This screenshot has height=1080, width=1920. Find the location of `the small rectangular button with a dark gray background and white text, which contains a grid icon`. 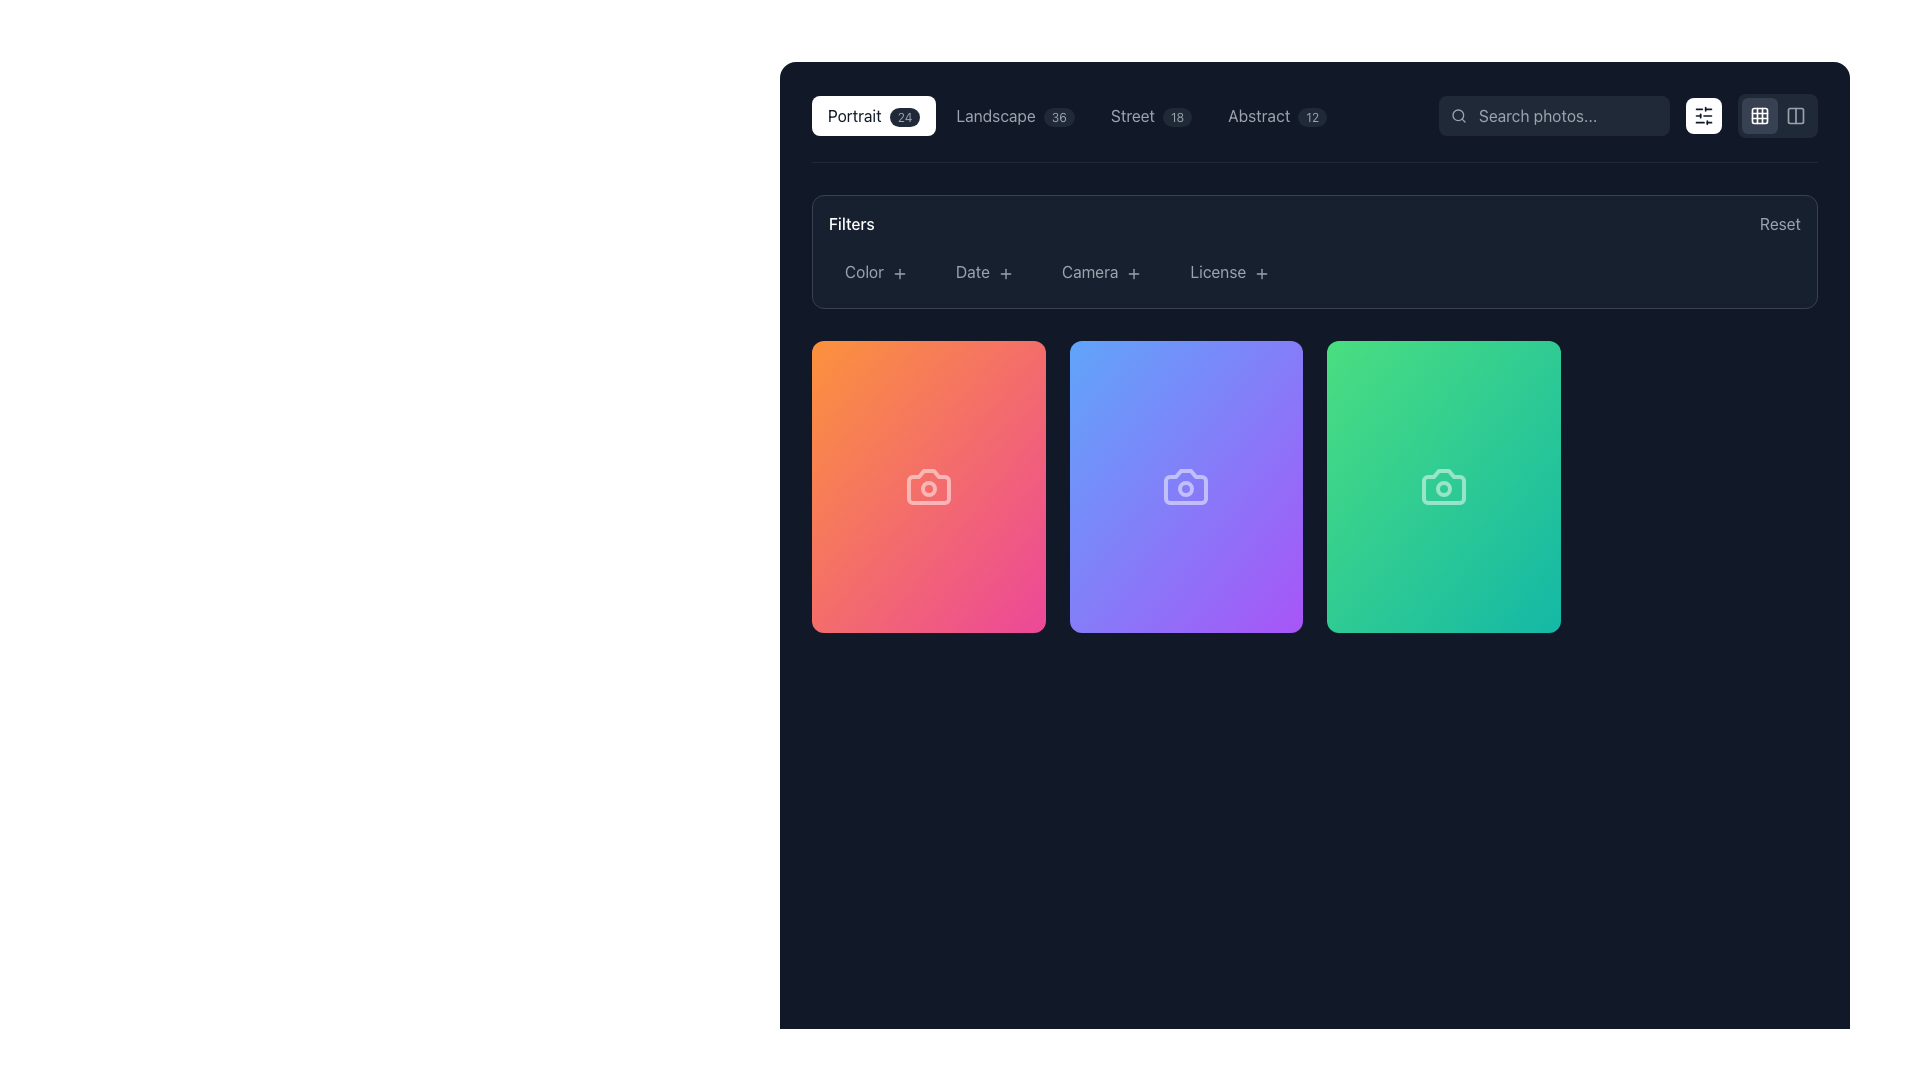

the small rectangular button with a dark gray background and white text, which contains a grid icon is located at coordinates (1760, 115).